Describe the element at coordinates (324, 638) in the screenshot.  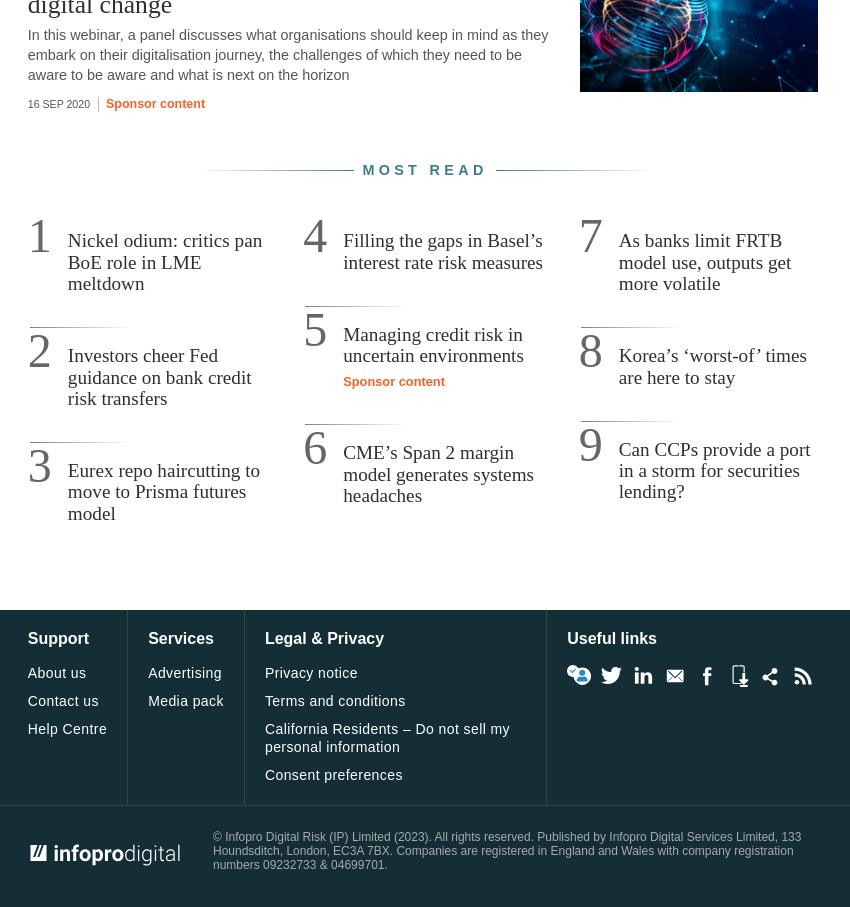
I see `'Legal & Privacy'` at that location.